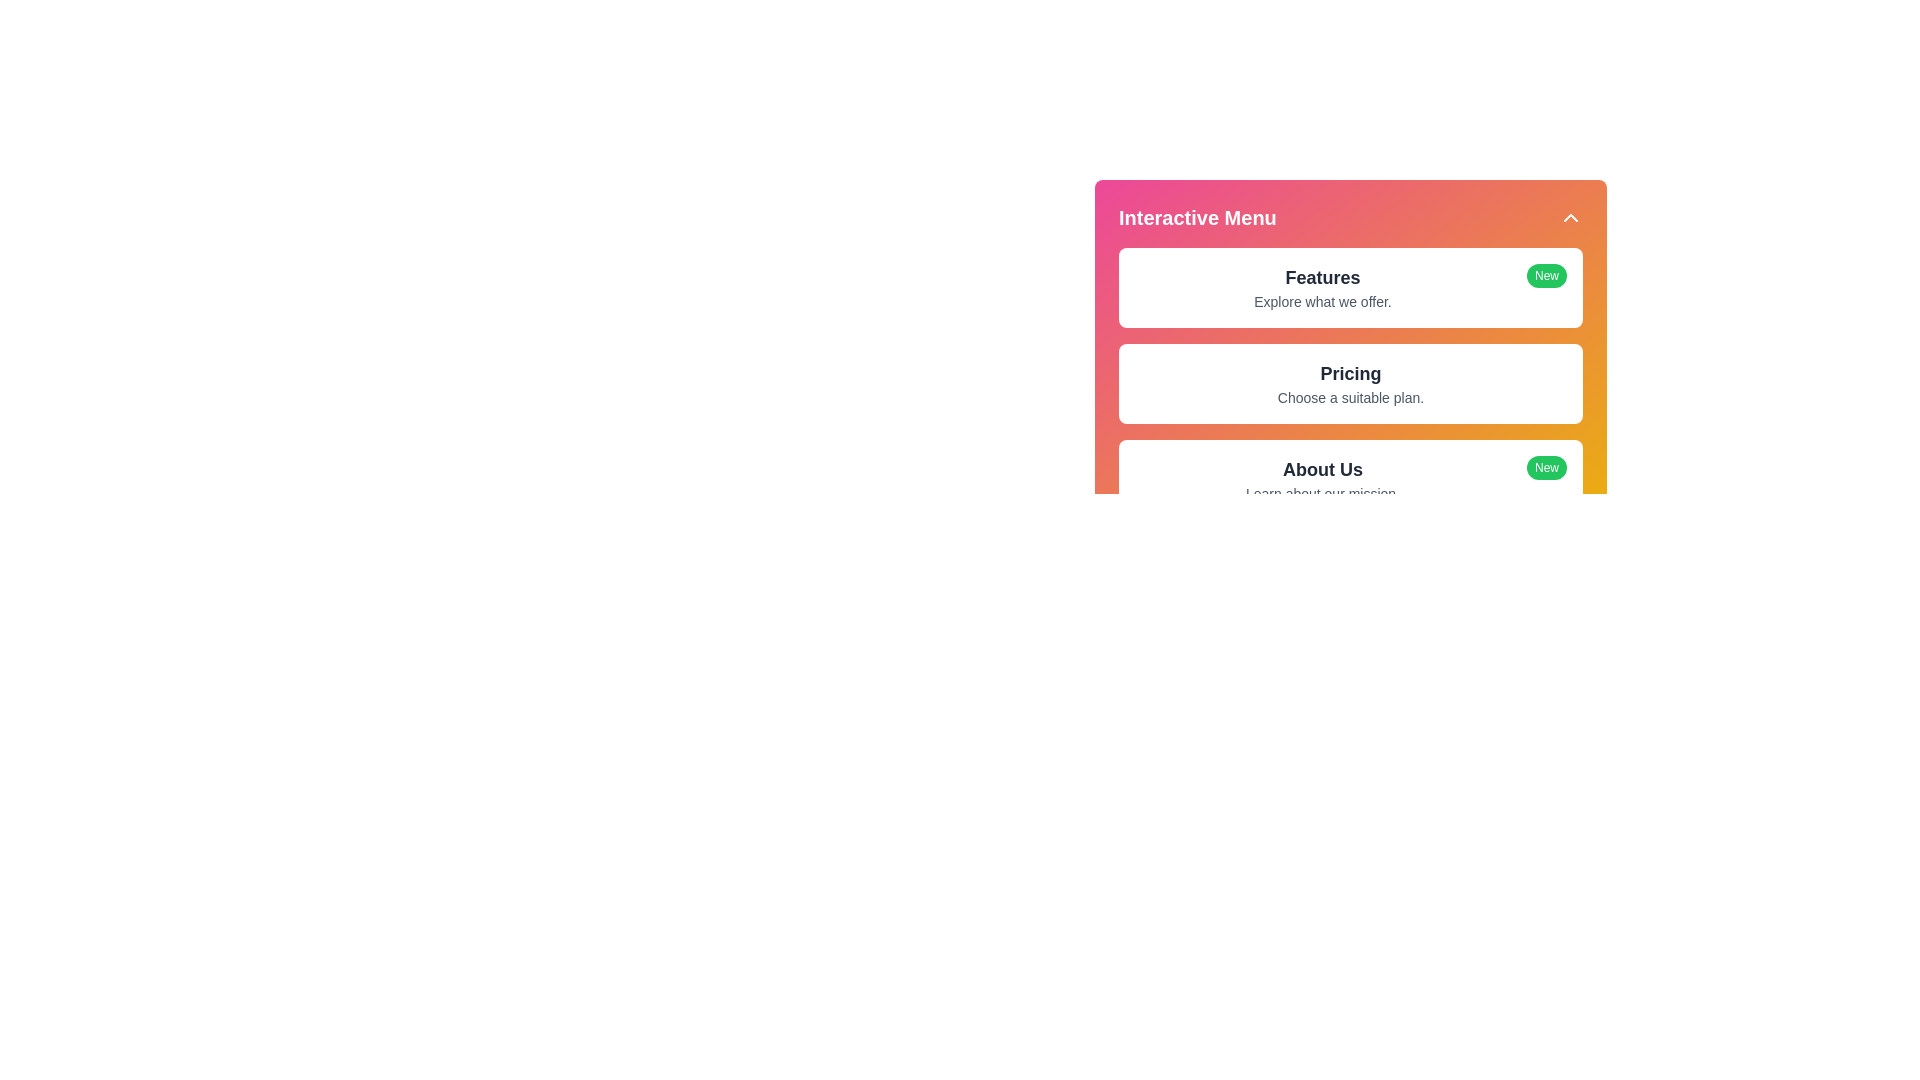 This screenshot has height=1080, width=1920. I want to click on the menu item labeled About Us to view its details, so click(1323, 470).